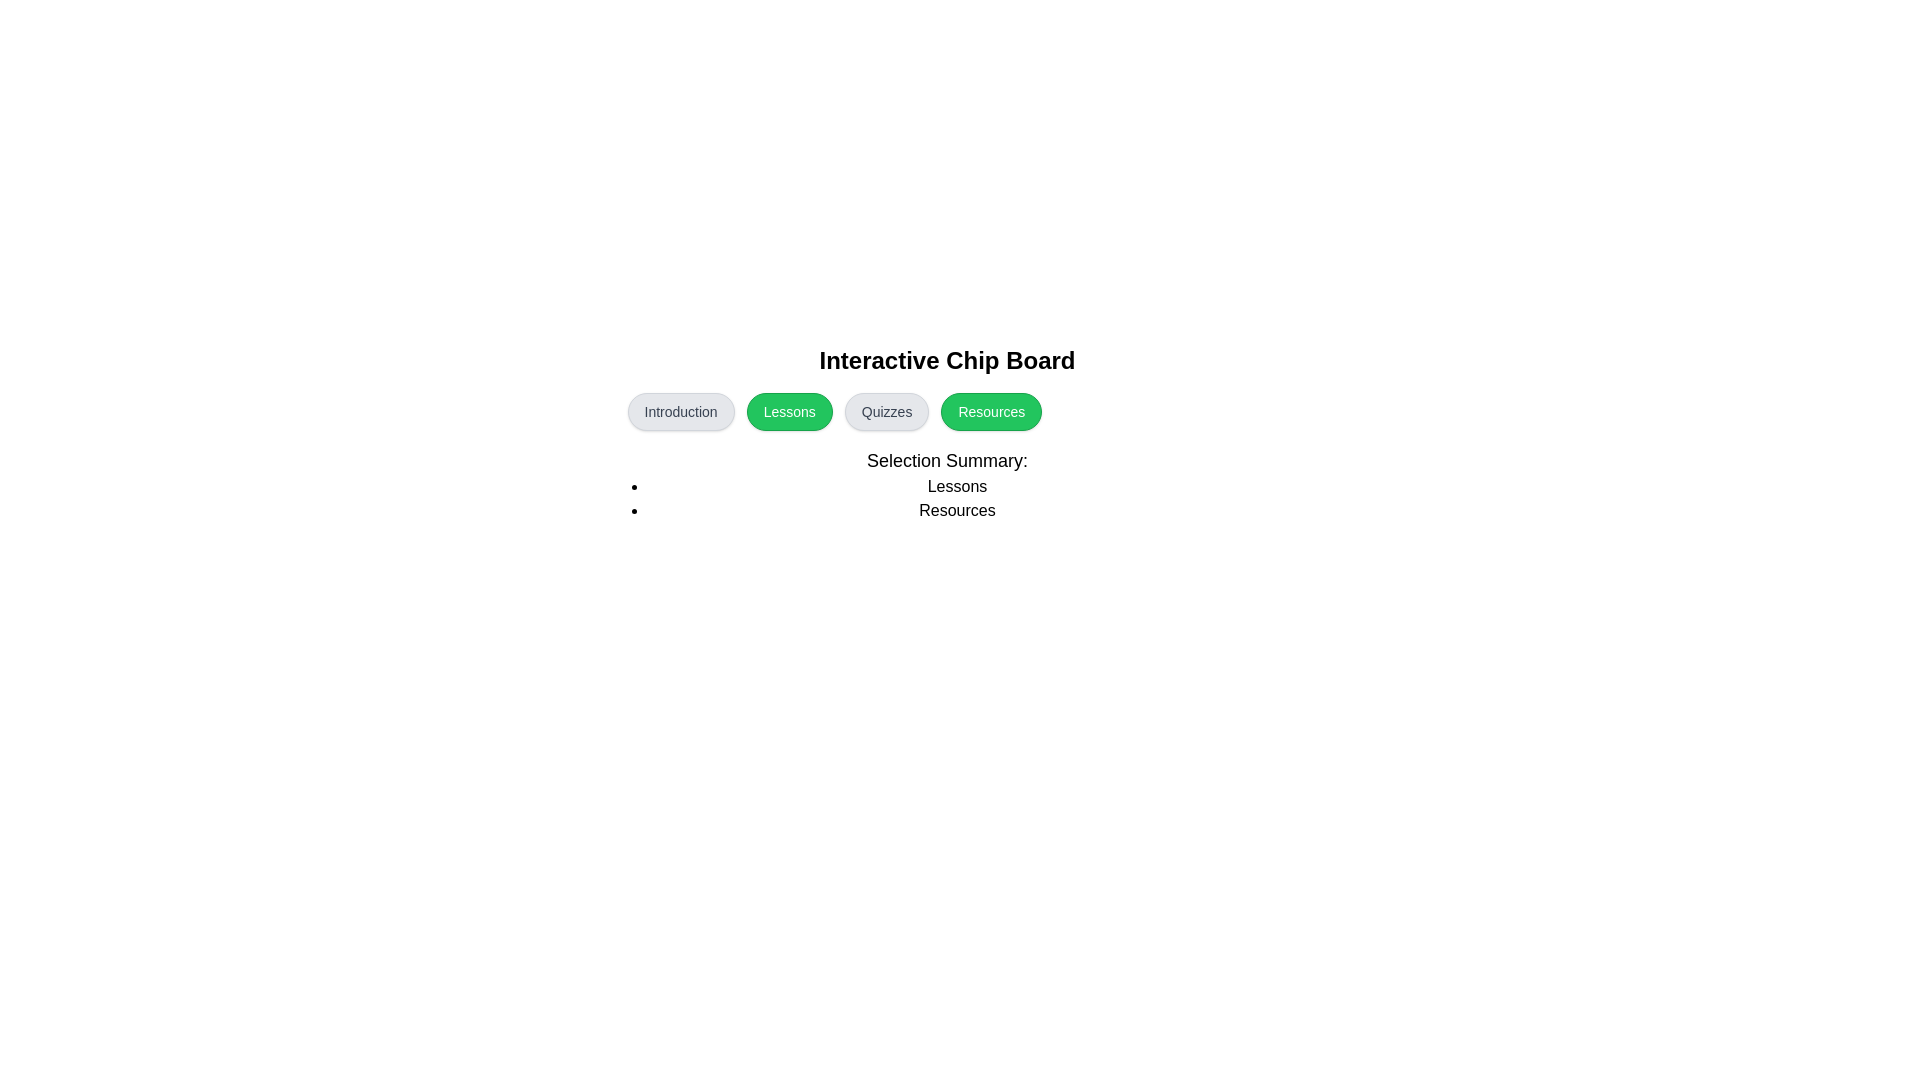 The image size is (1920, 1080). I want to click on displayed information in the 'Selection Summary:' section, which includes a bullet-point list of 'Lessons' and 'Resources', located below the interactive chip buttons, so click(946, 485).